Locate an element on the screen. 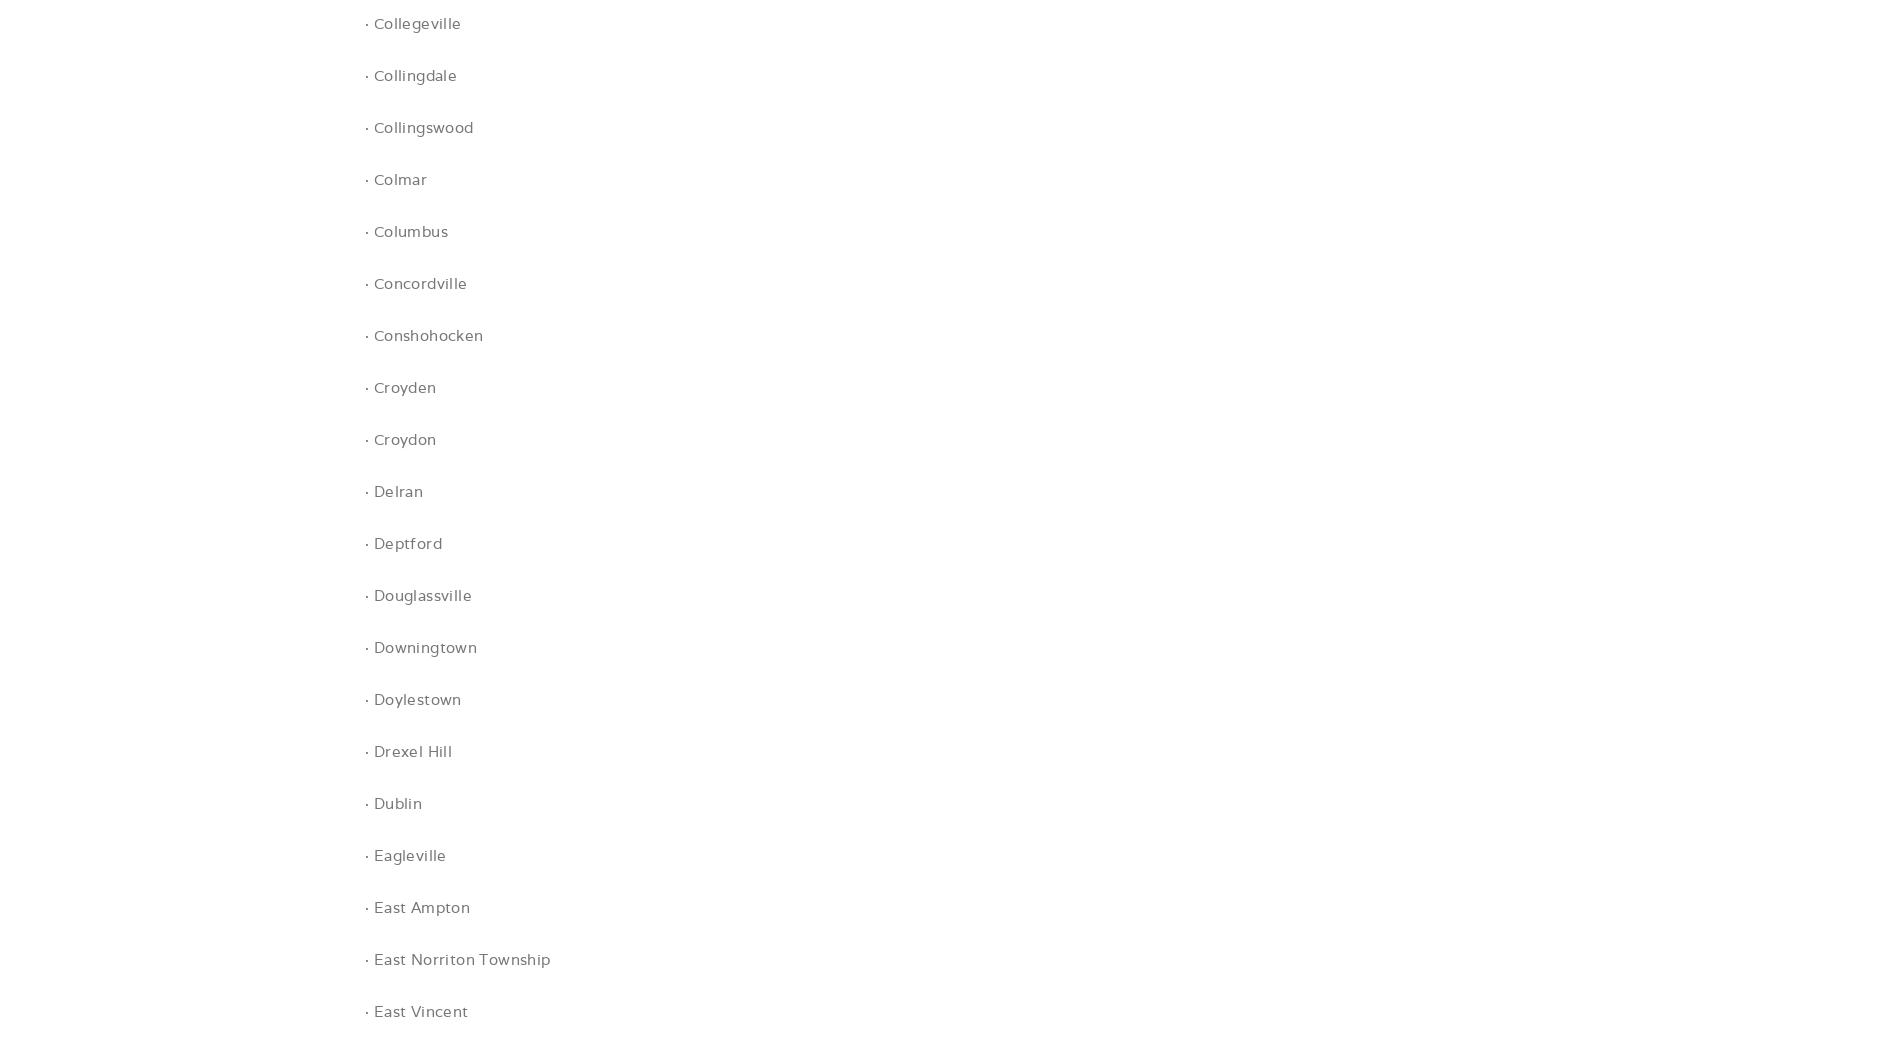  '· Deptford' is located at coordinates (402, 543).